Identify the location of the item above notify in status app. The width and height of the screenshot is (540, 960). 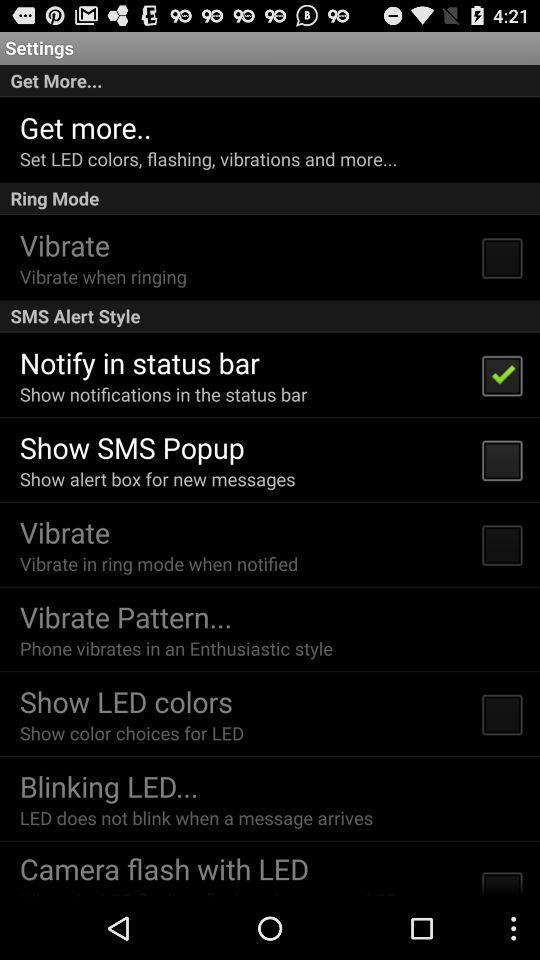
(270, 316).